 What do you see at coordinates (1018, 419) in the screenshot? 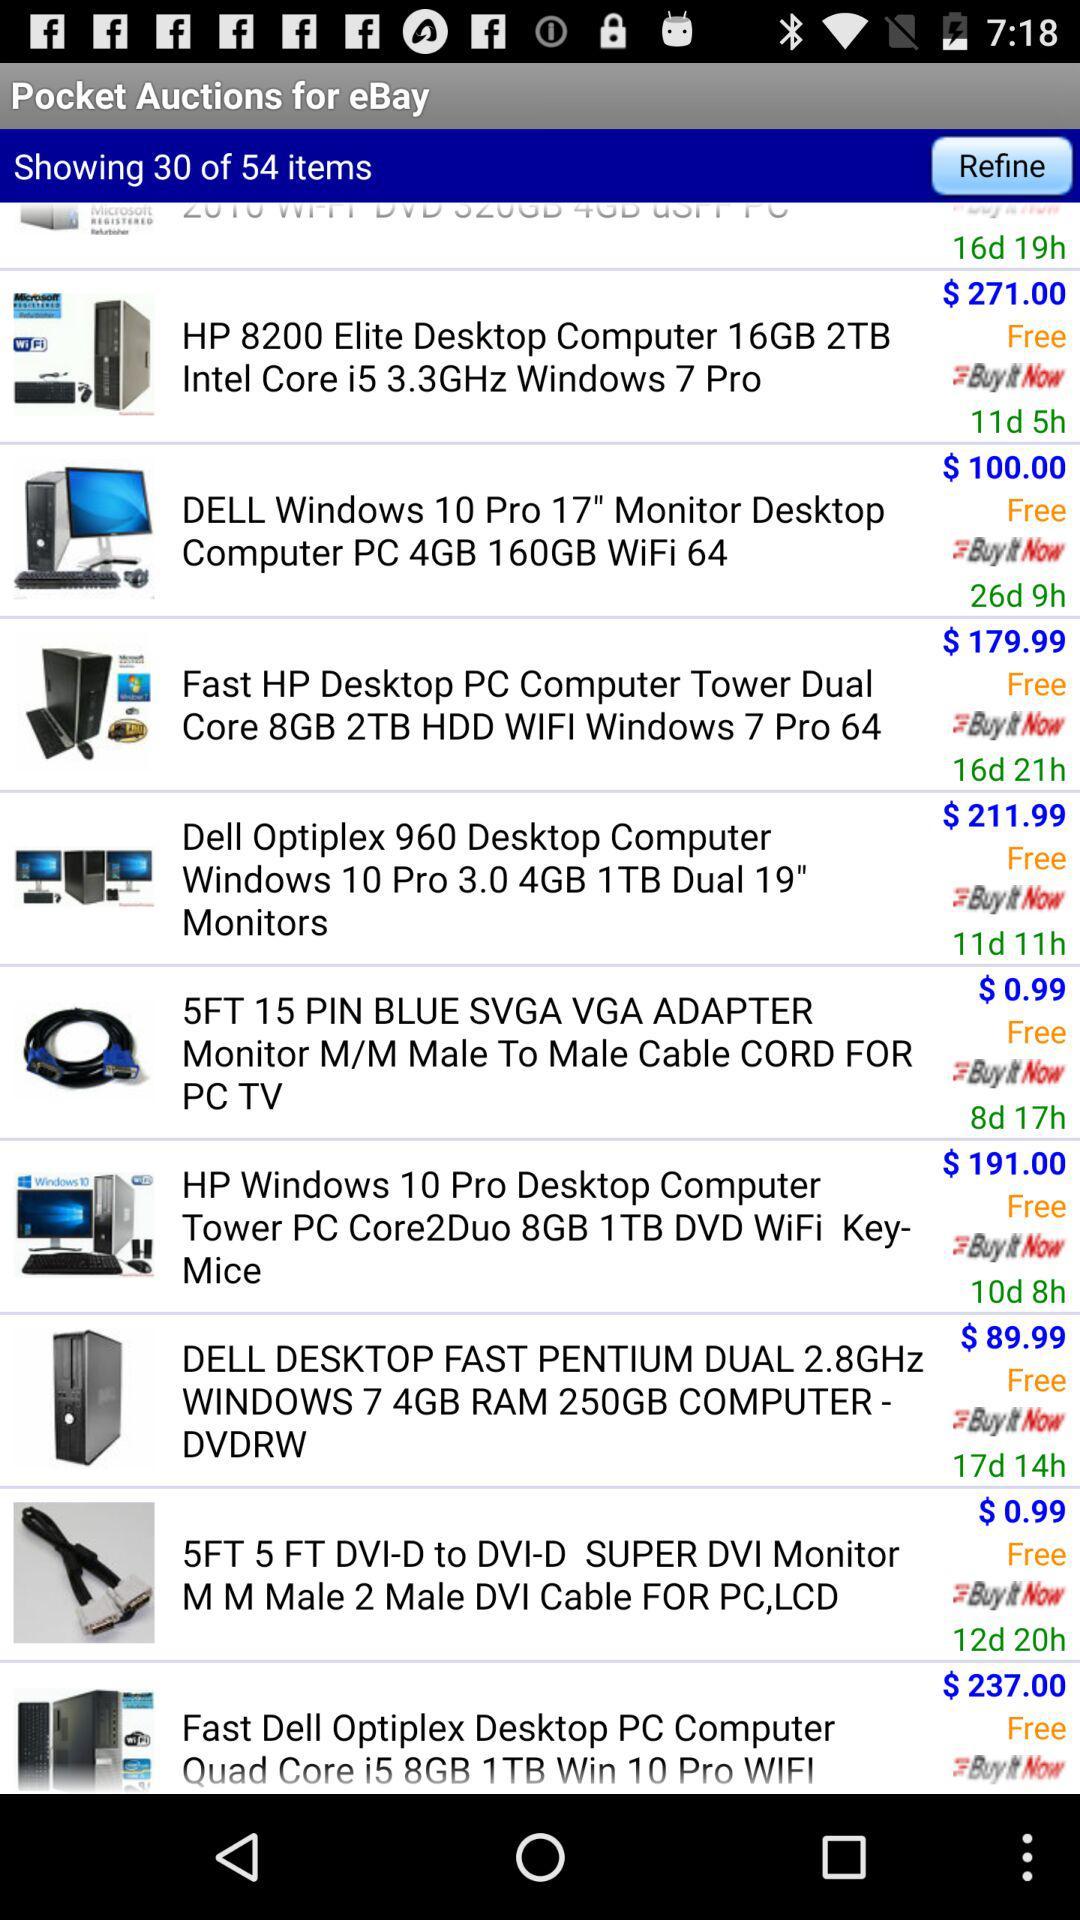
I see `the app above $ 100.00 icon` at bounding box center [1018, 419].